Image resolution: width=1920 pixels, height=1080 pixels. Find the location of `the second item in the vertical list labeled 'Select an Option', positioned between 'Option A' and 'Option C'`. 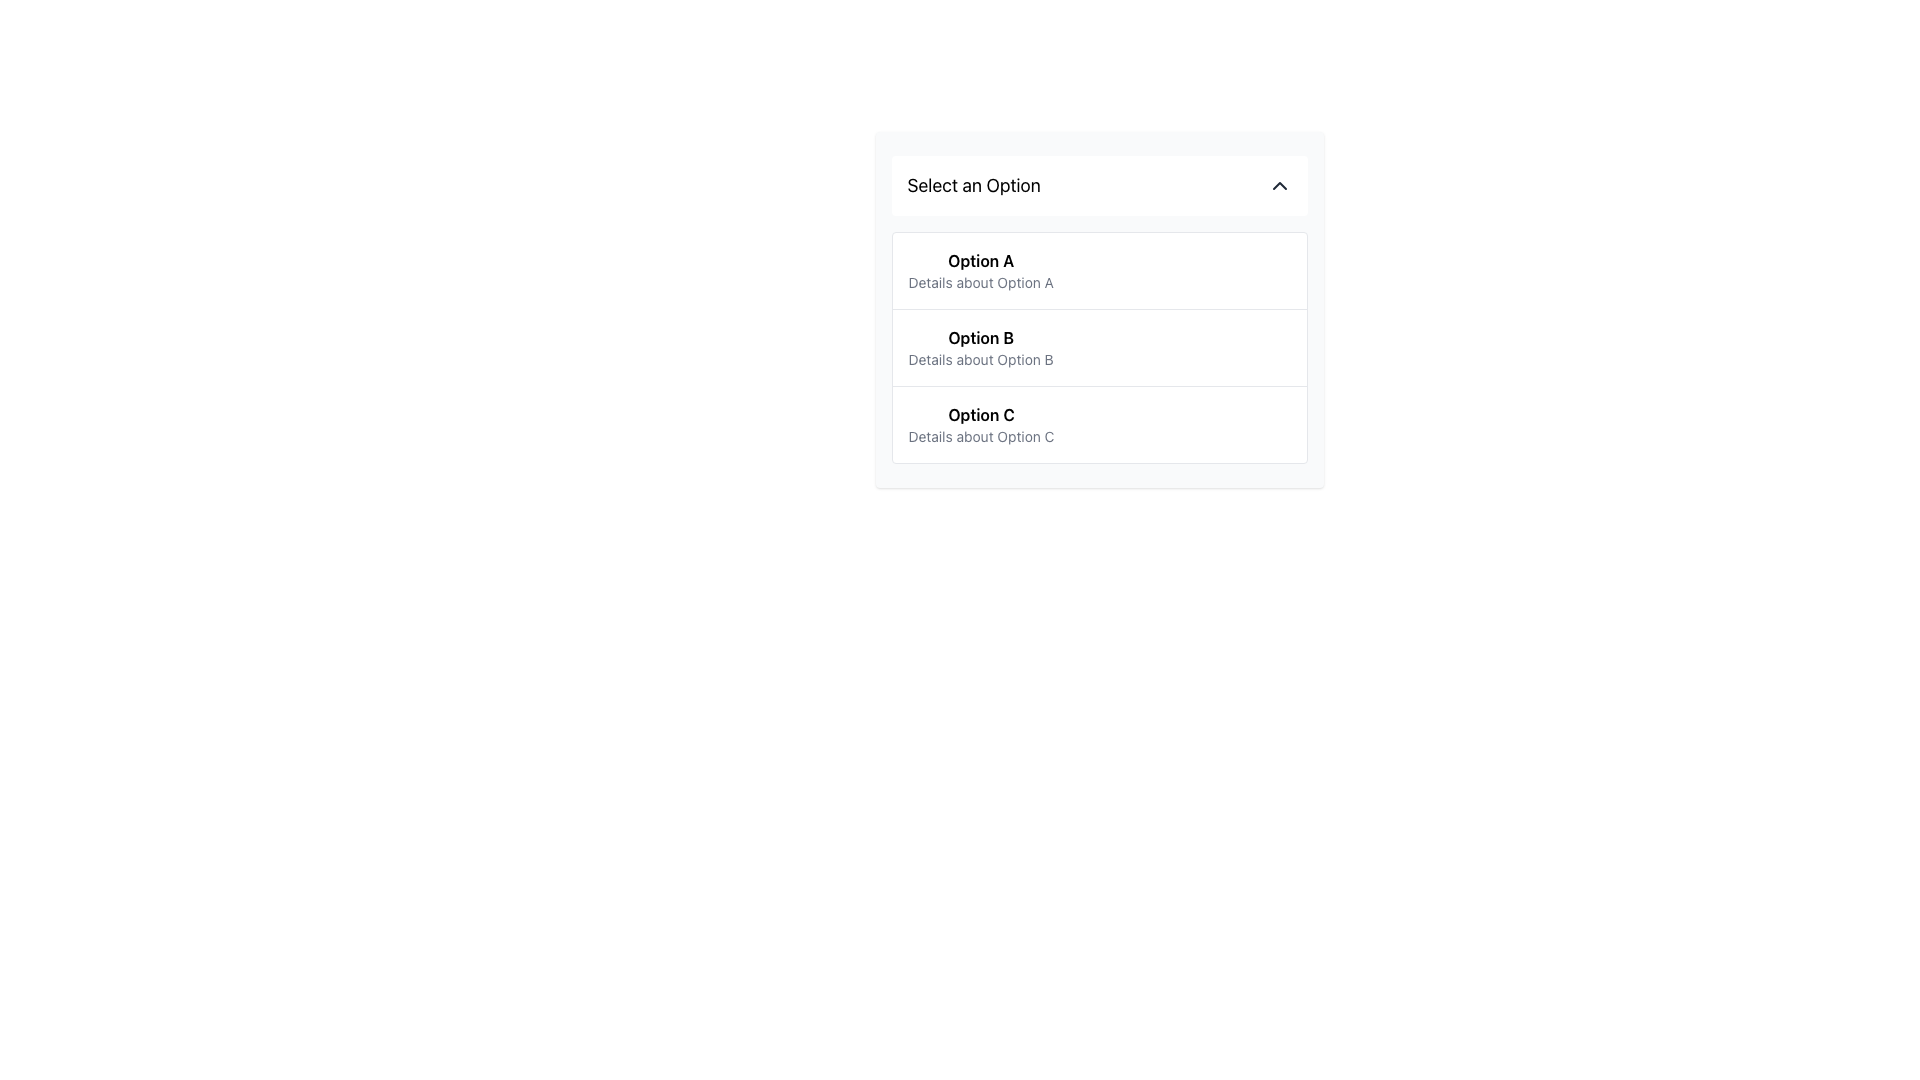

the second item in the vertical list labeled 'Select an Option', positioned between 'Option A' and 'Option C' is located at coordinates (1098, 346).